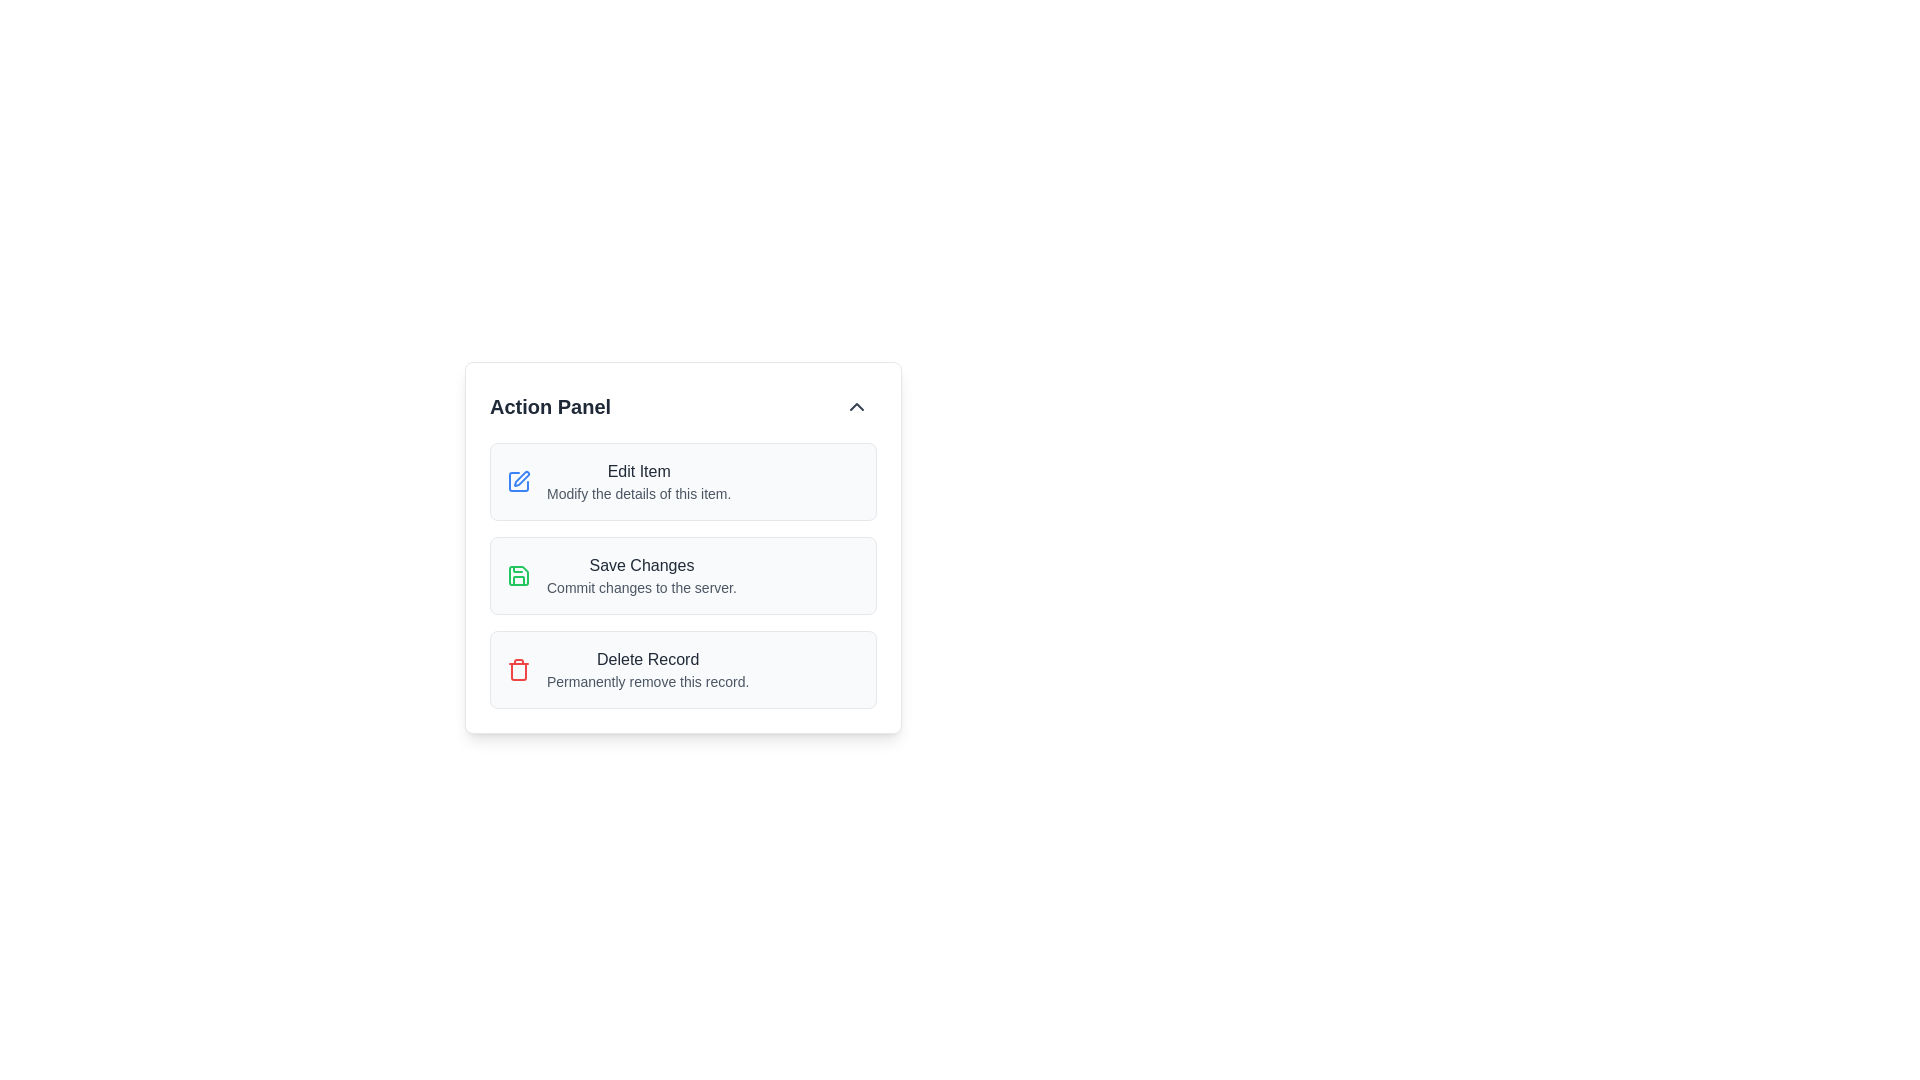 The width and height of the screenshot is (1920, 1080). What do you see at coordinates (857, 406) in the screenshot?
I see `the upward-pointing chevron icon located at the top-right corner of the Action Panel card` at bounding box center [857, 406].